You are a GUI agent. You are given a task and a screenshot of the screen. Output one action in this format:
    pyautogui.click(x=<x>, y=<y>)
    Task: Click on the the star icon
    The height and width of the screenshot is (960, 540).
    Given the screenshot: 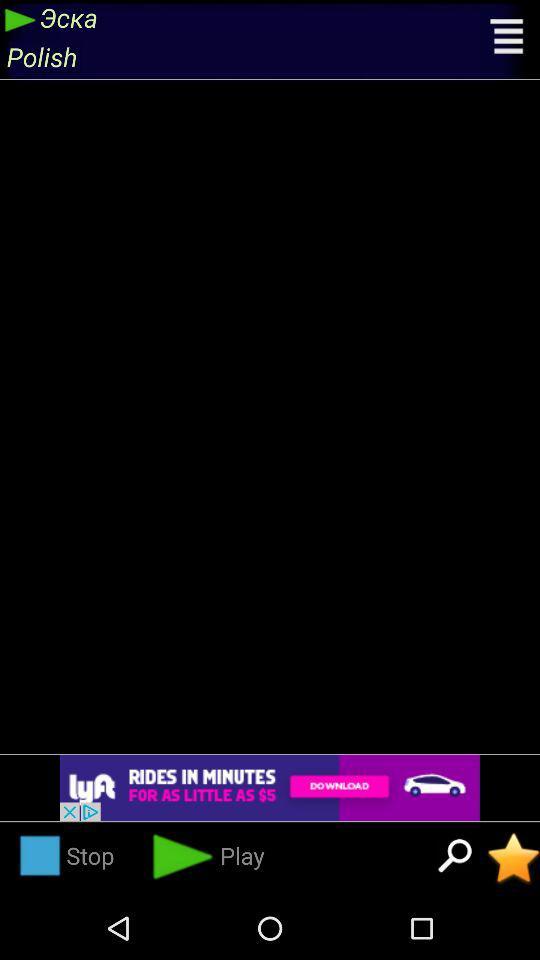 What is the action you would take?
    pyautogui.click(x=513, y=919)
    